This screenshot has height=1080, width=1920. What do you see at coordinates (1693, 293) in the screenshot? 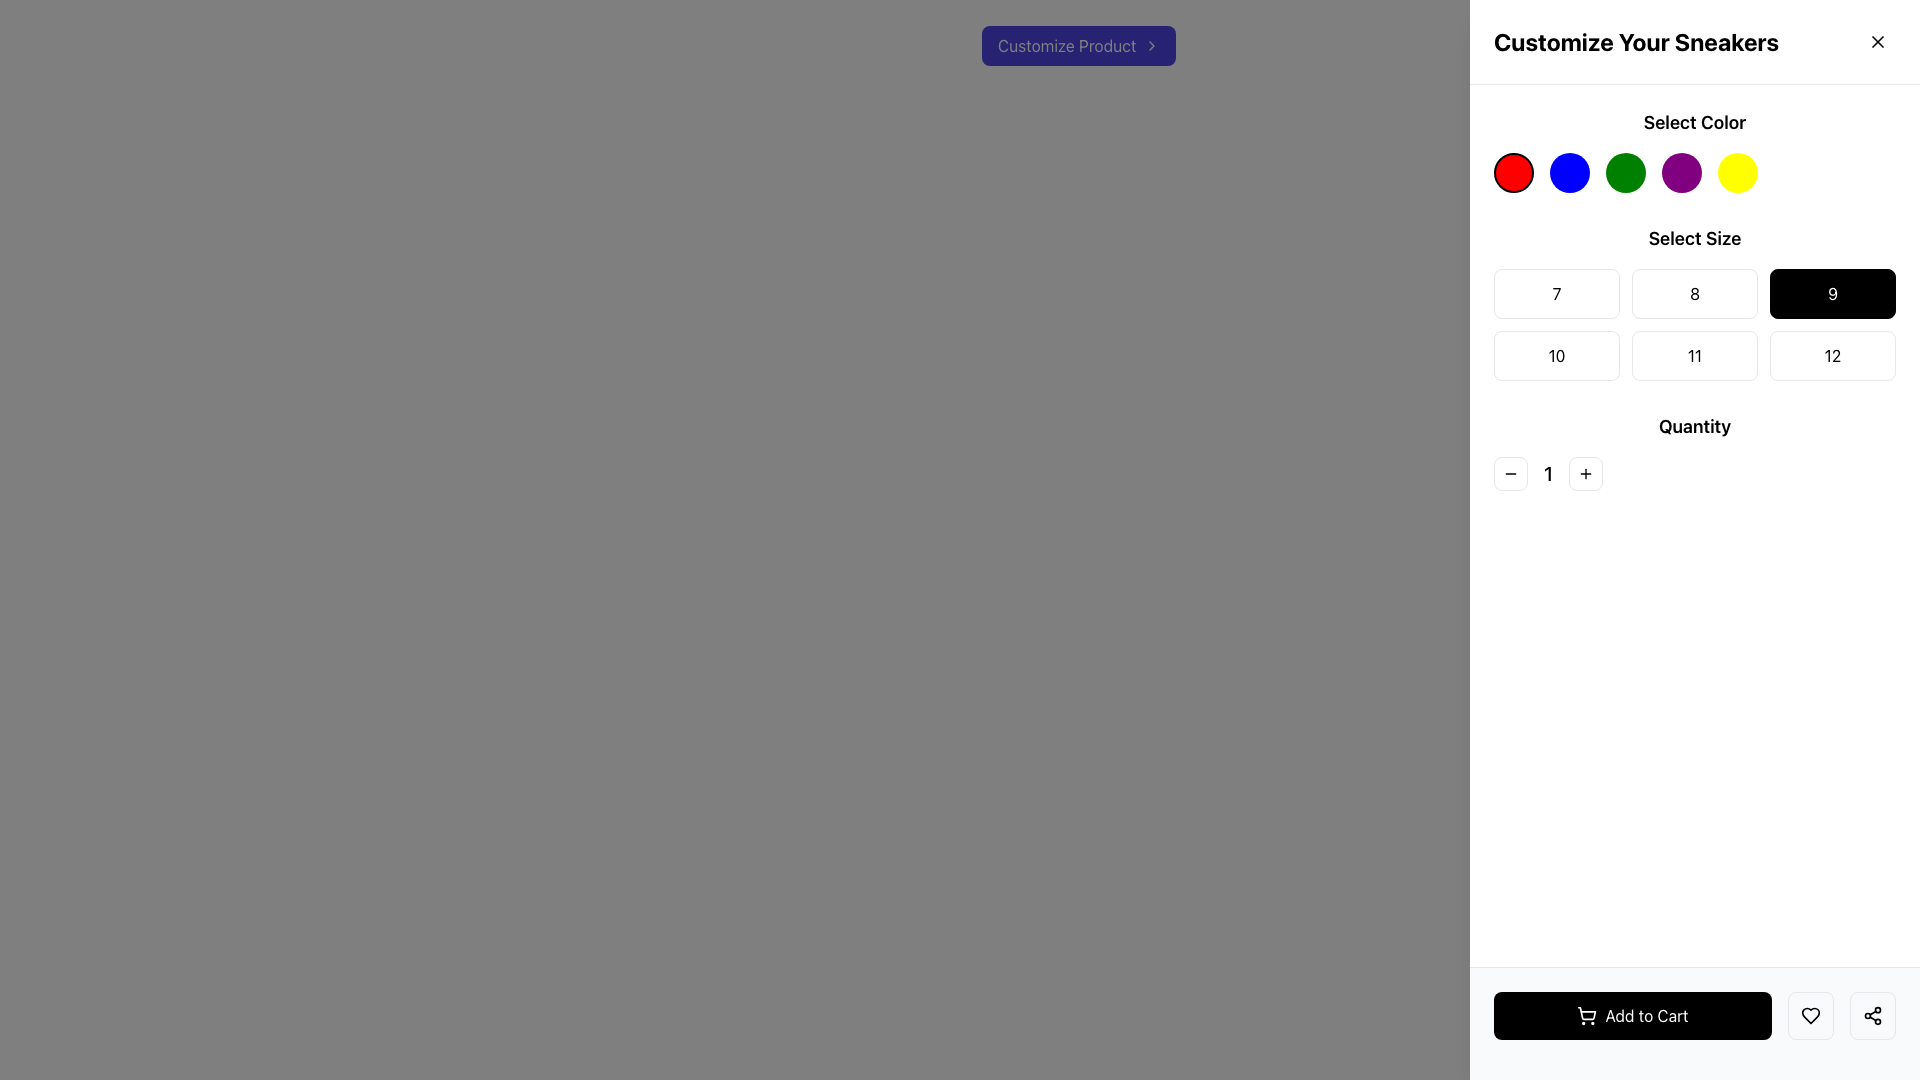
I see `the rectangular button with a white background and black text displaying the number '8'` at bounding box center [1693, 293].